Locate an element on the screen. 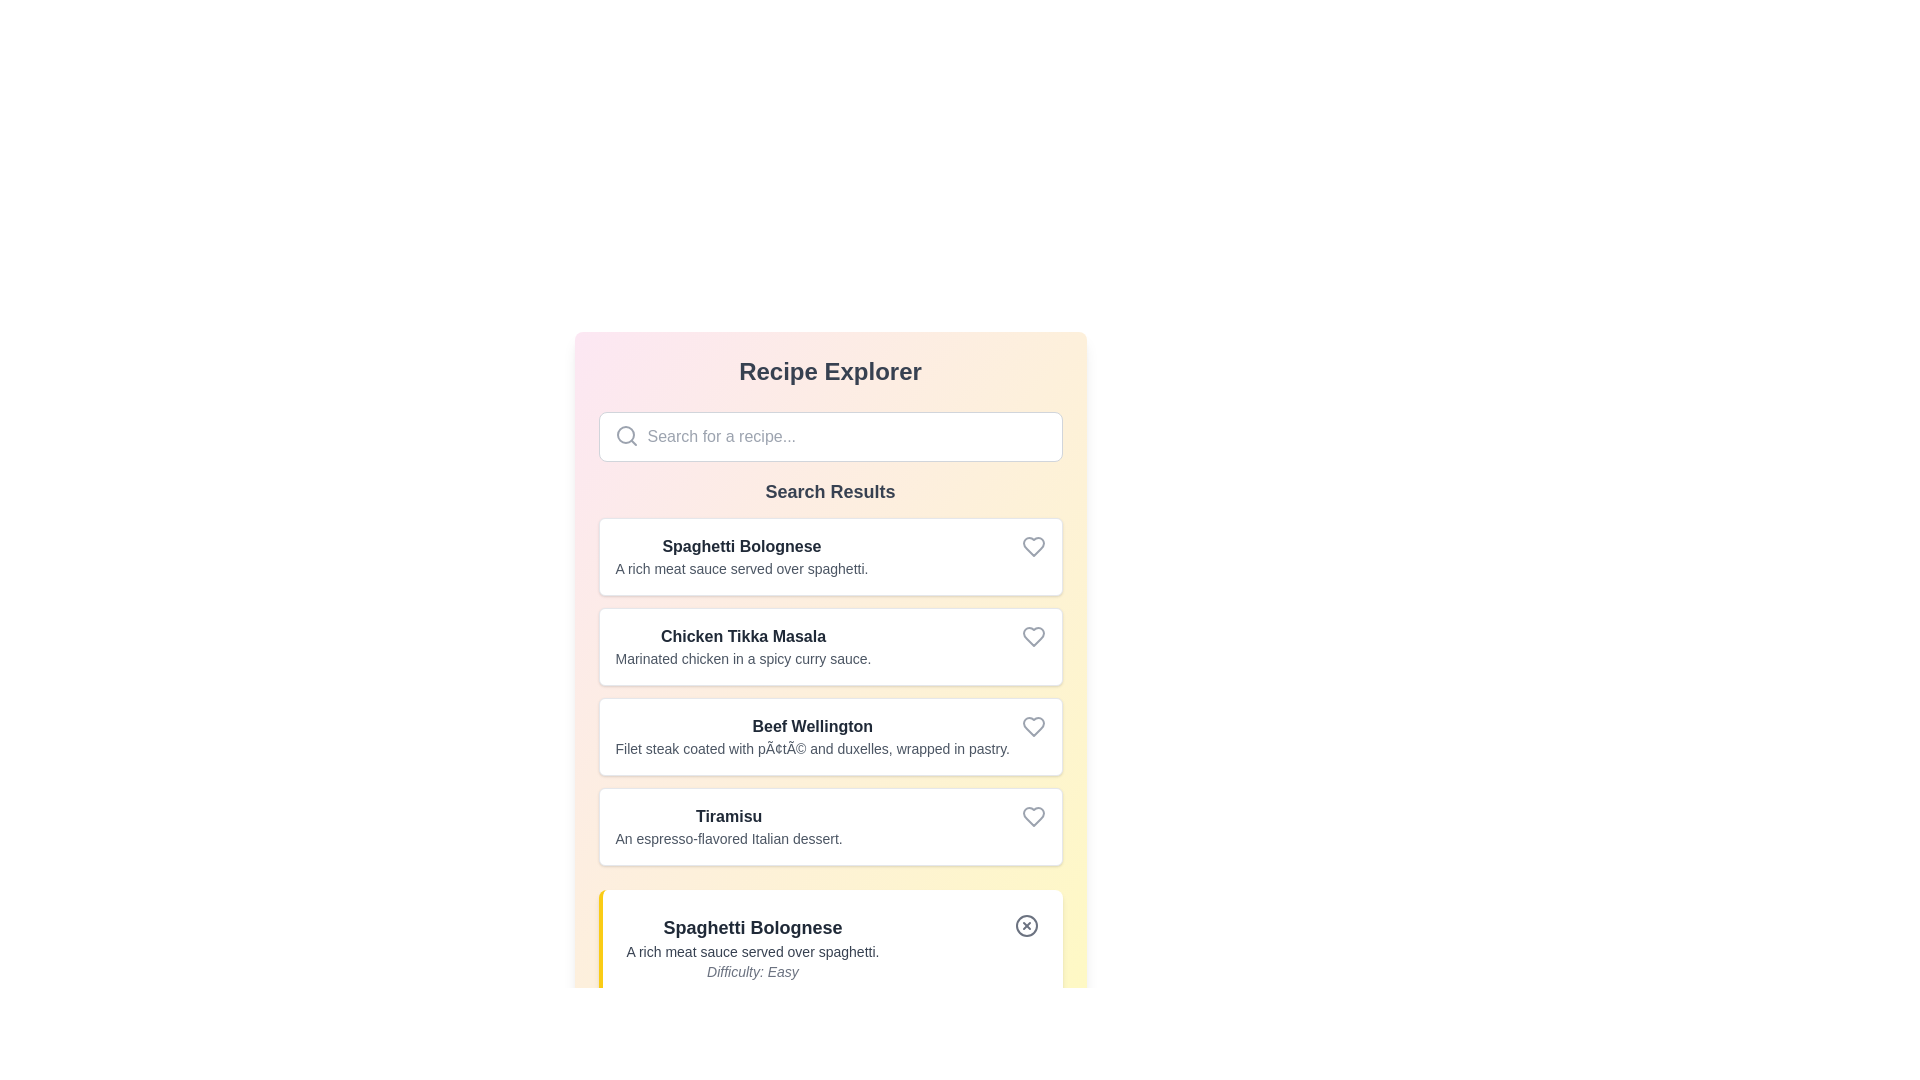 This screenshot has height=1080, width=1920. the heart-shaped icon outlined in gray beside the 'Tiramisu' entry to mark the recipe as favorite is located at coordinates (1033, 817).